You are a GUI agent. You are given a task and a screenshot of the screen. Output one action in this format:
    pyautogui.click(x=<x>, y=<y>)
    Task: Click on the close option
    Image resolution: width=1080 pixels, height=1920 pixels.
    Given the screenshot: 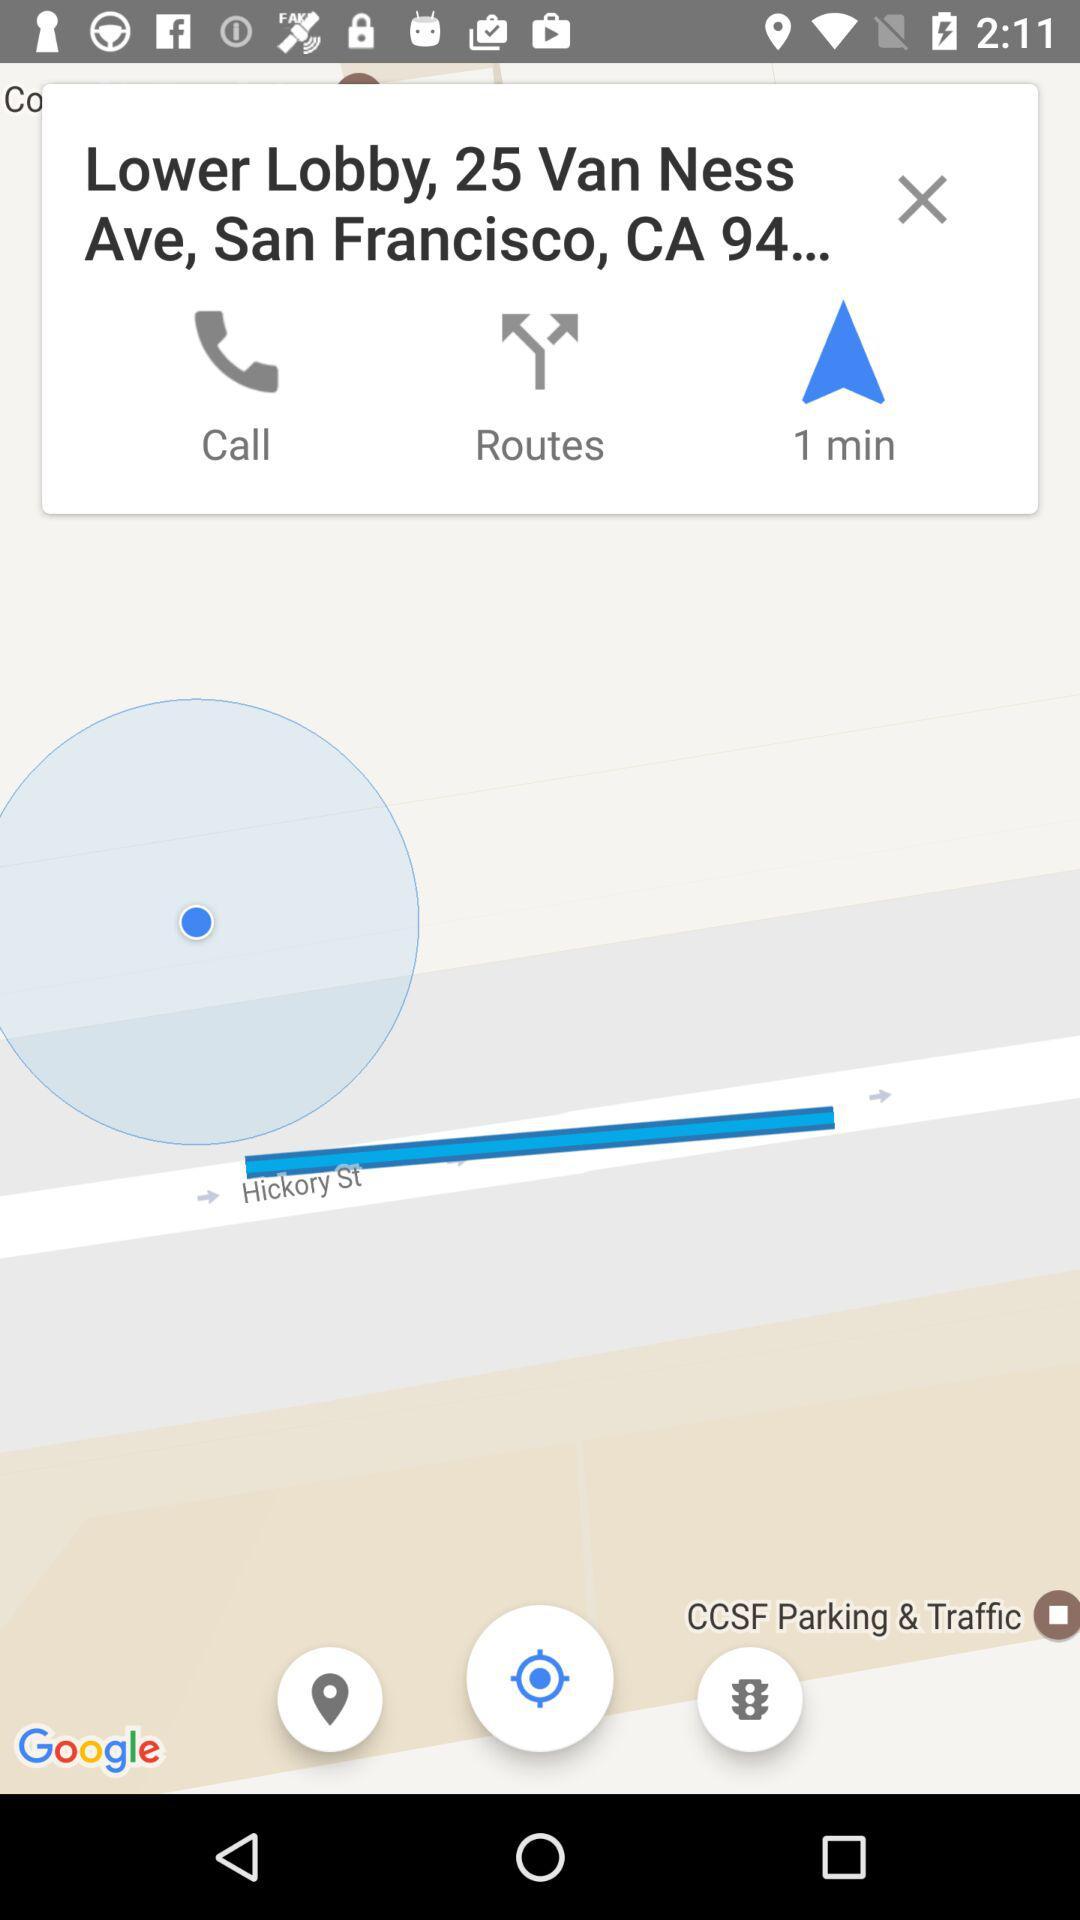 What is the action you would take?
    pyautogui.click(x=922, y=199)
    